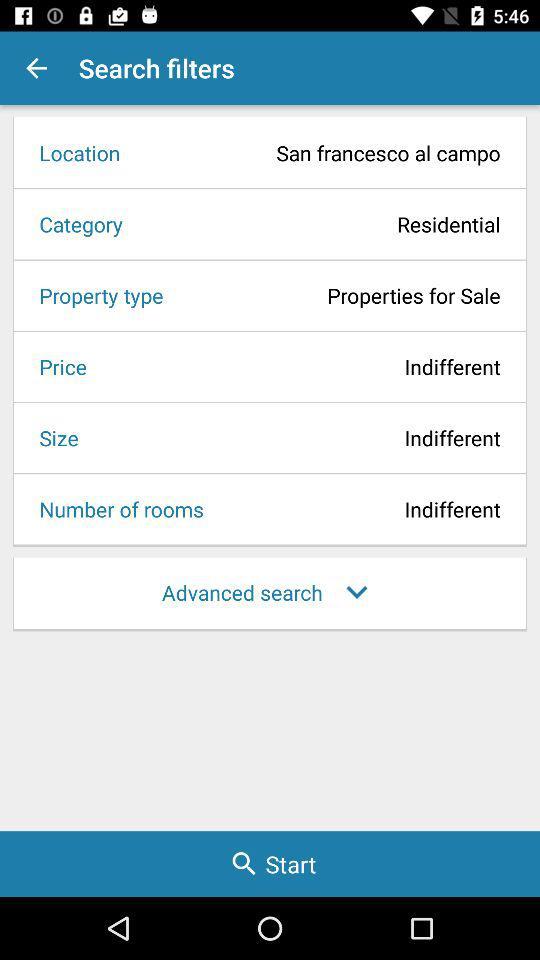 This screenshot has width=540, height=960. What do you see at coordinates (73, 224) in the screenshot?
I see `icon next to residential item` at bounding box center [73, 224].